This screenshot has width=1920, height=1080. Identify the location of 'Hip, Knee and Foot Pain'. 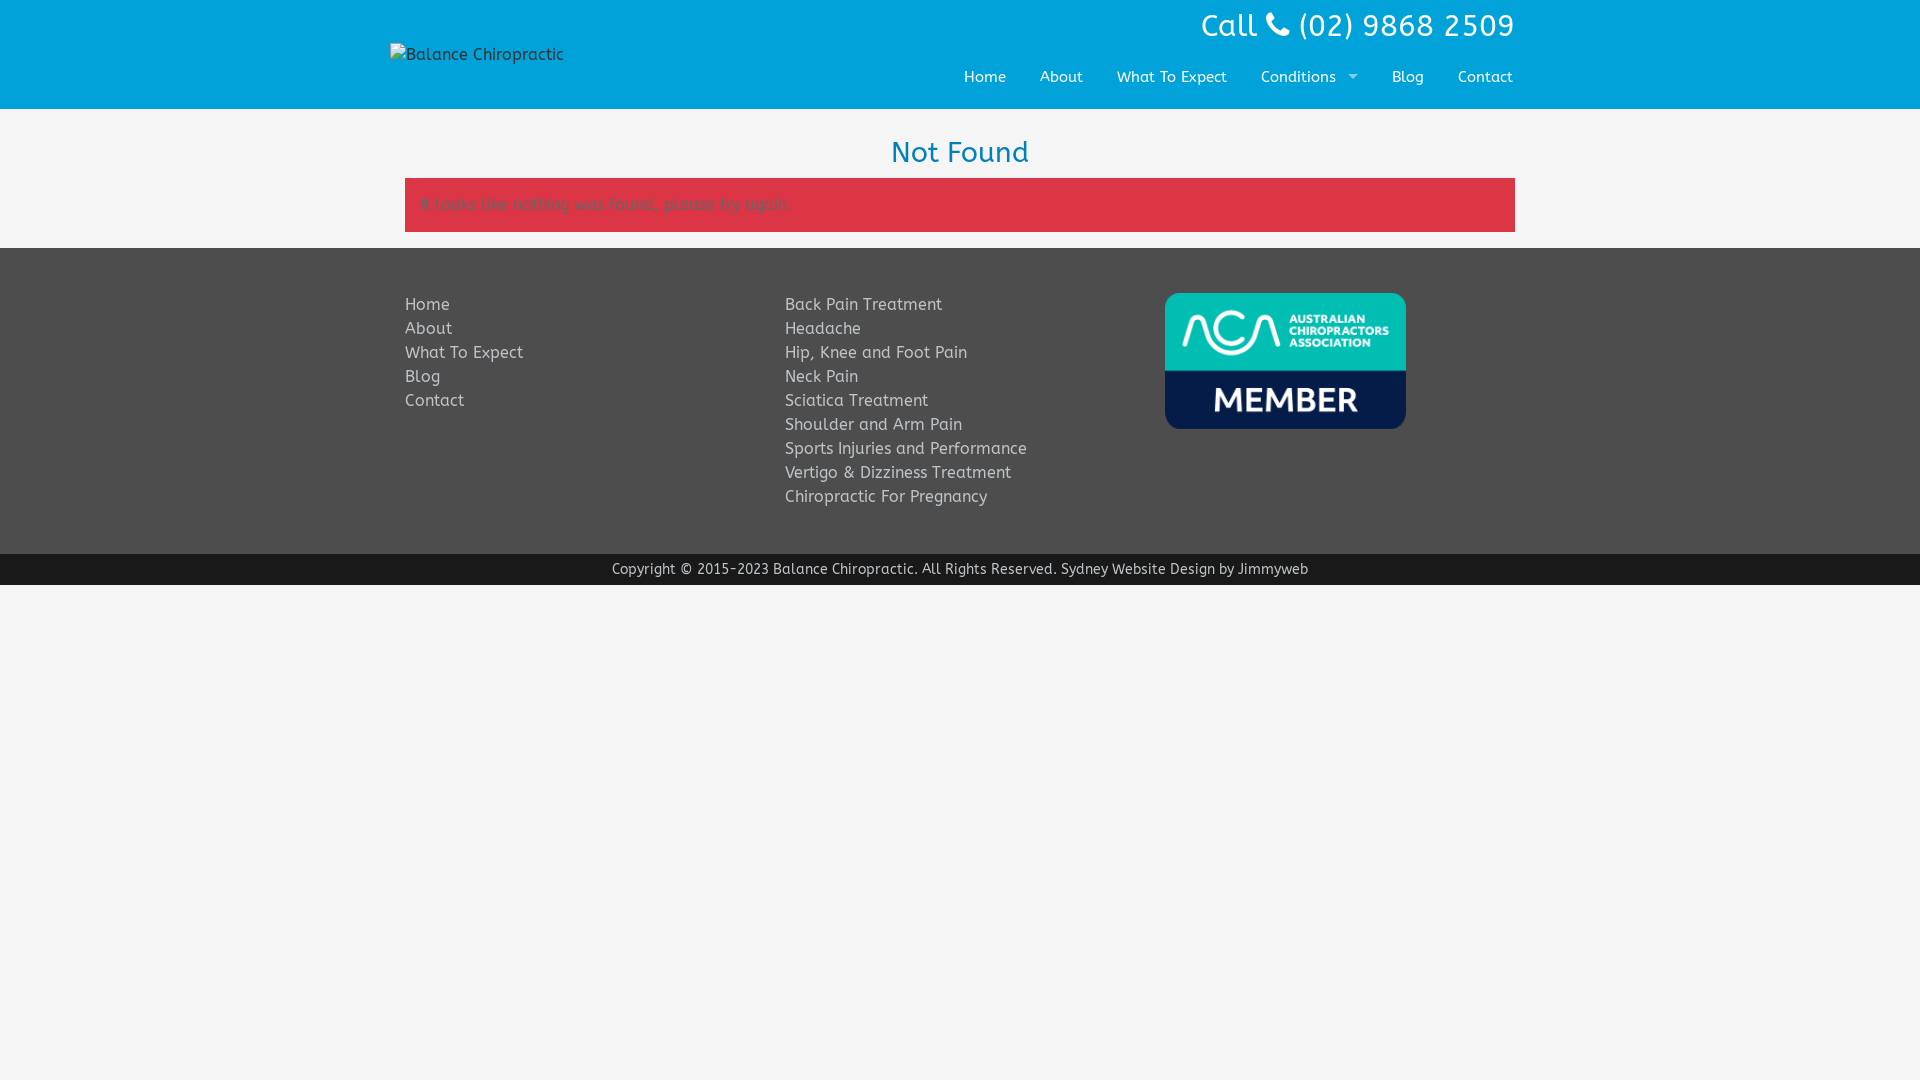
(876, 351).